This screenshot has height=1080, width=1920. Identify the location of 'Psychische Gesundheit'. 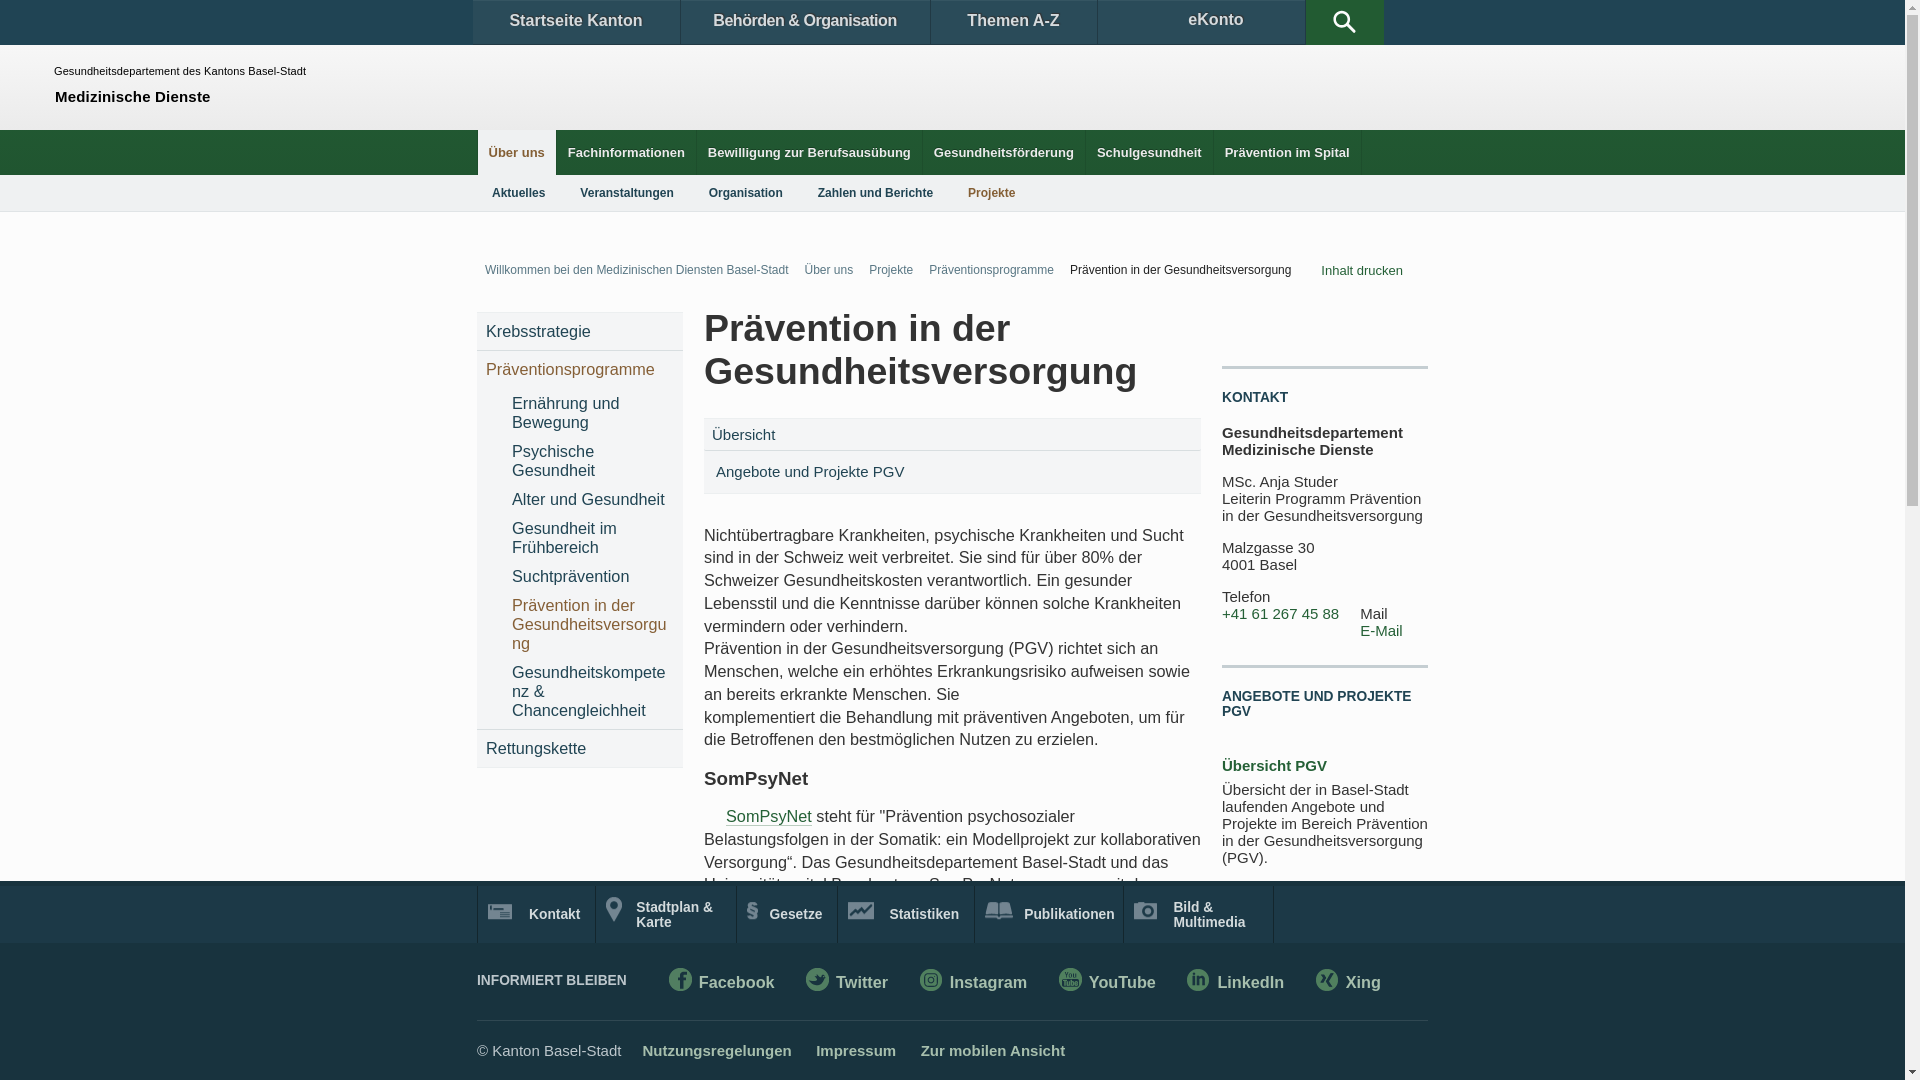
(592, 461).